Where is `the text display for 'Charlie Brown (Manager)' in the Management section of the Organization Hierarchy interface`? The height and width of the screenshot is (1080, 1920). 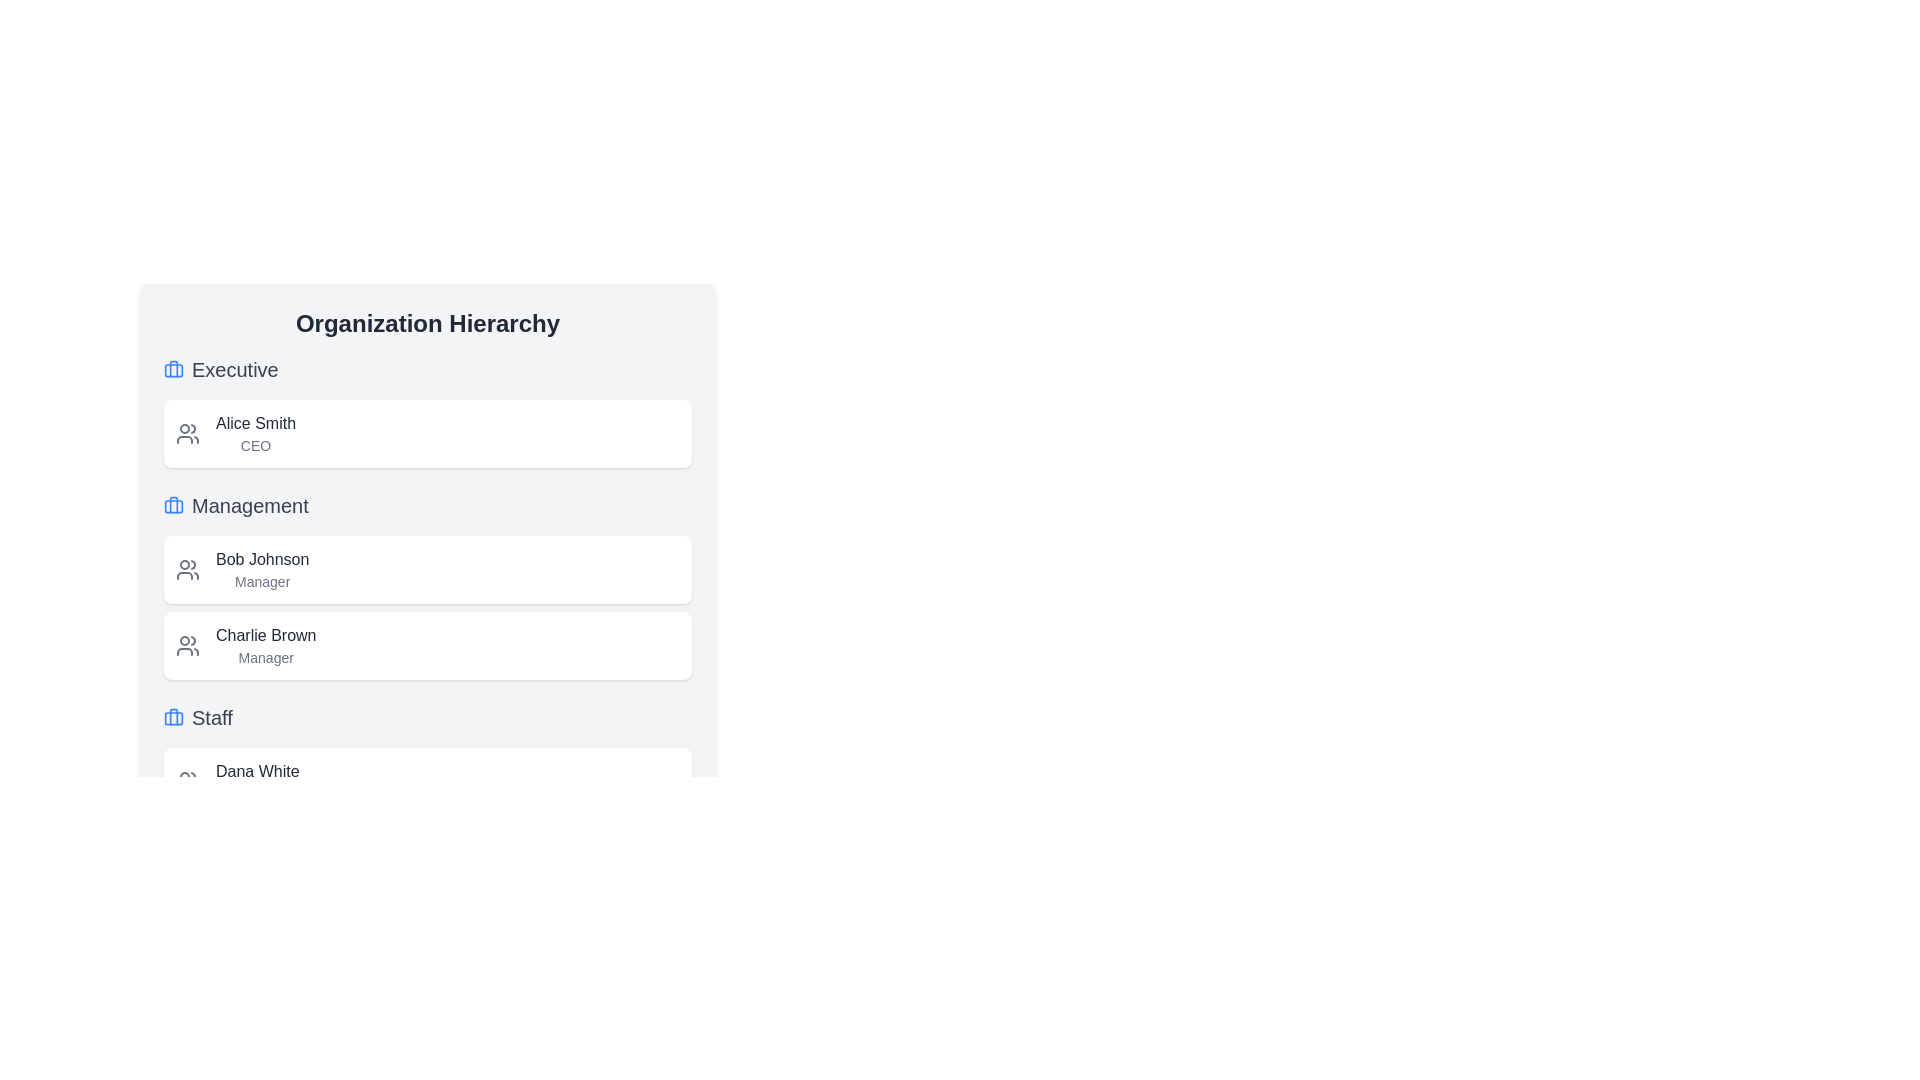
the text display for 'Charlie Brown (Manager)' in the Management section of the Organization Hierarchy interface is located at coordinates (265, 645).